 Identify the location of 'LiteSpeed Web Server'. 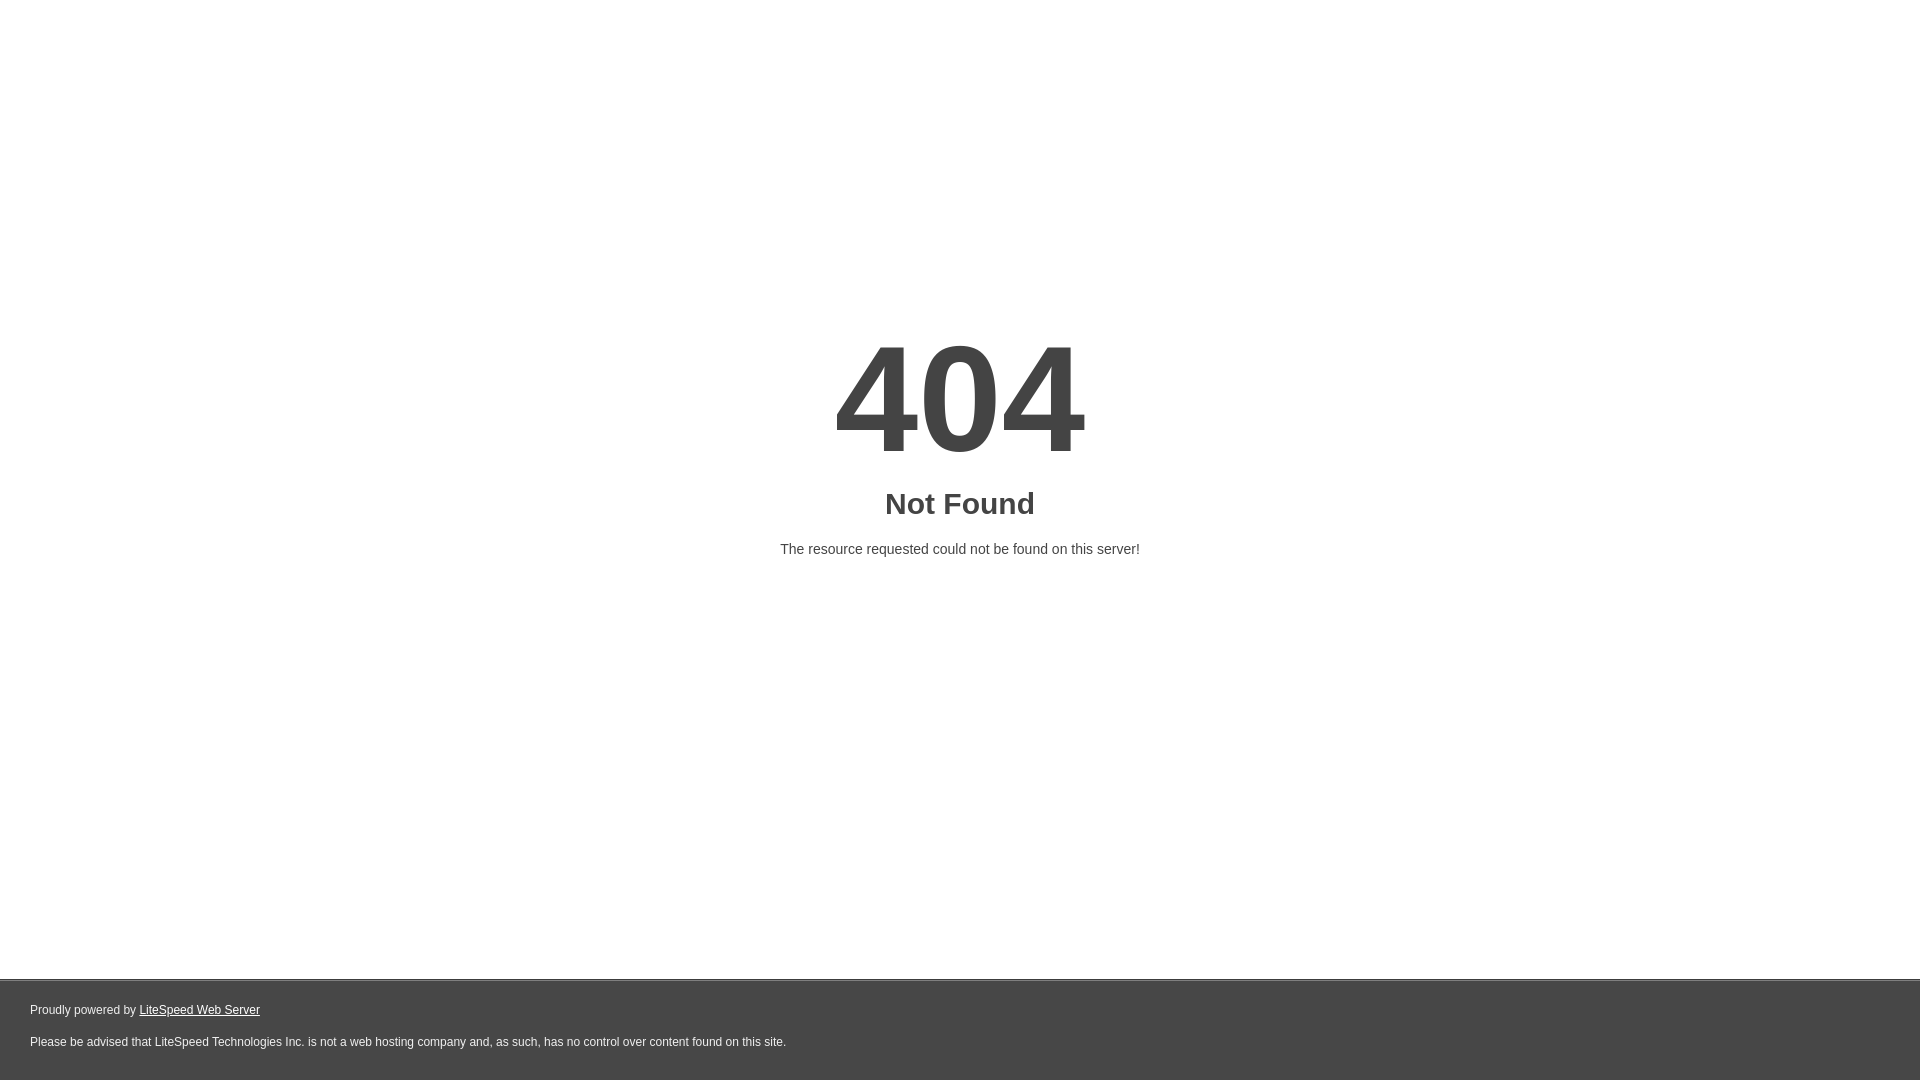
(199, 1010).